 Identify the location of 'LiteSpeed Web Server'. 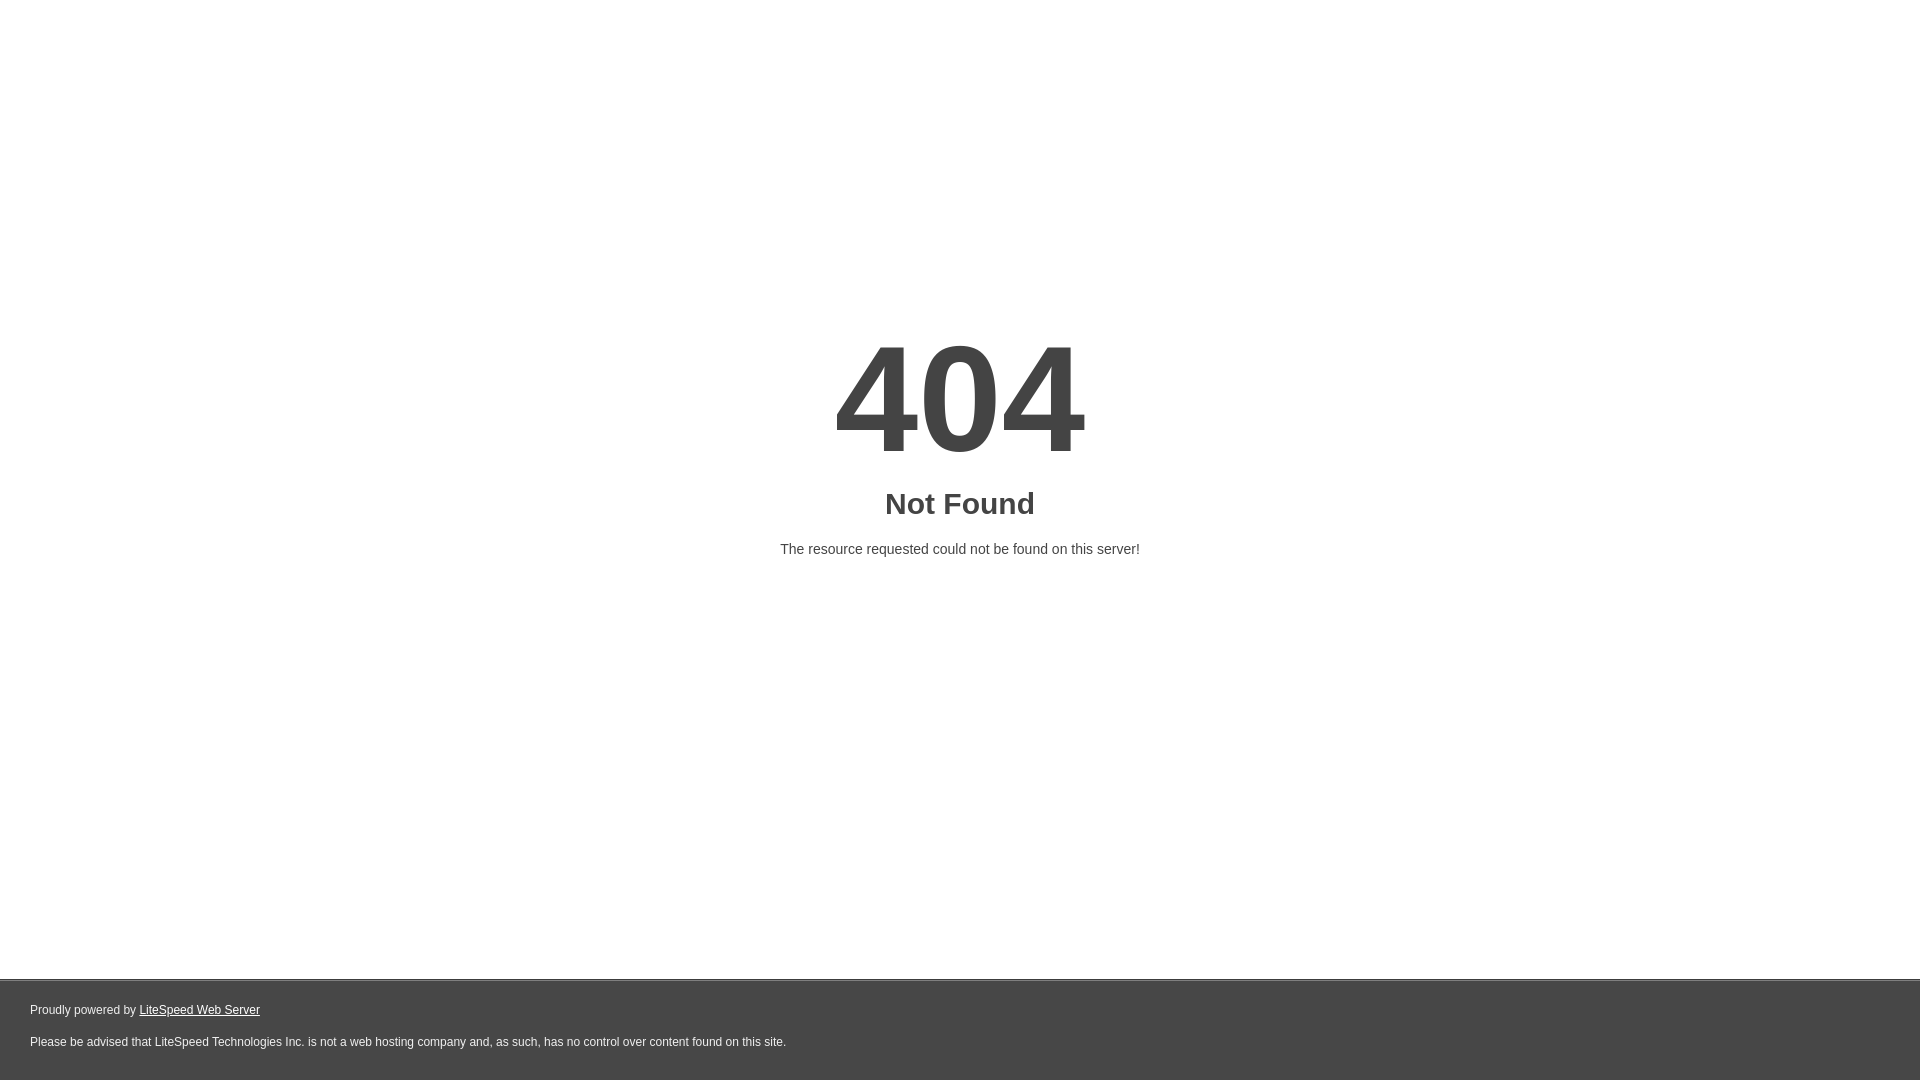
(199, 1010).